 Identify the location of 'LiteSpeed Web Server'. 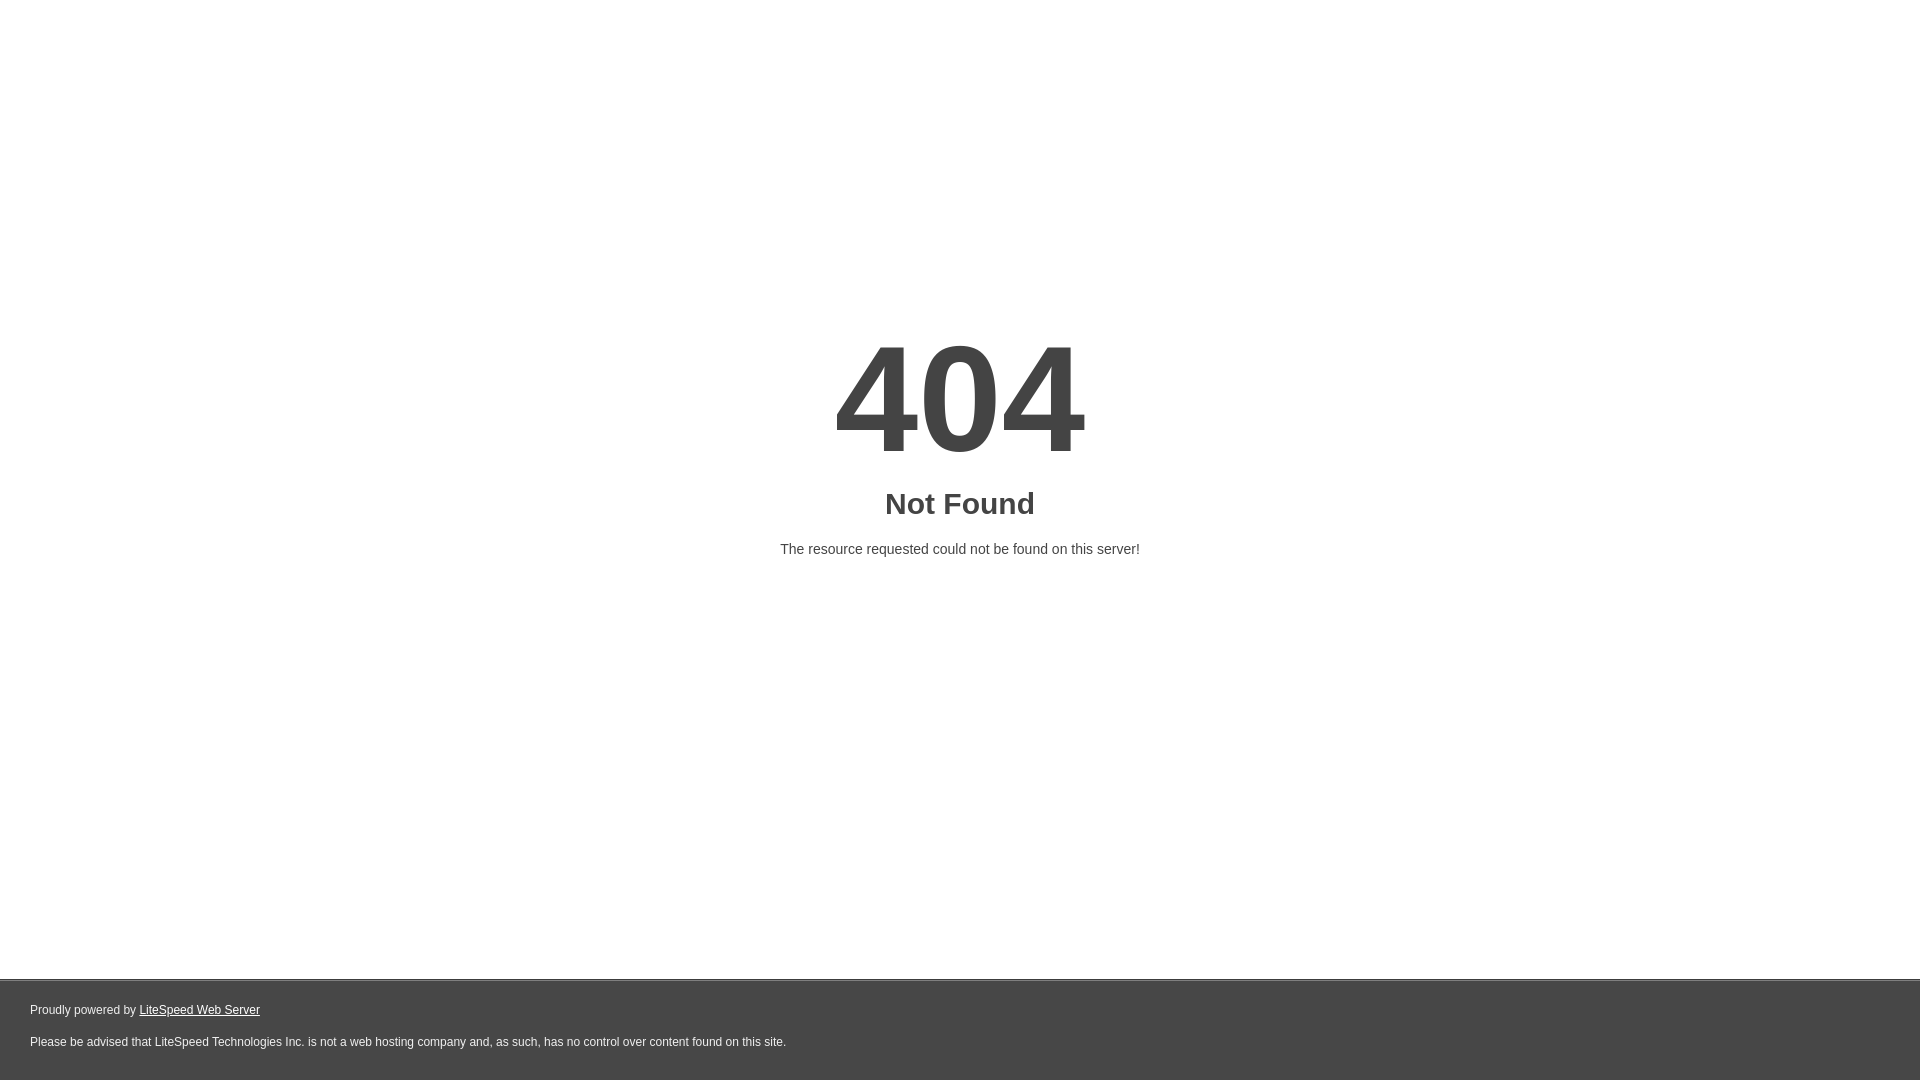
(199, 1010).